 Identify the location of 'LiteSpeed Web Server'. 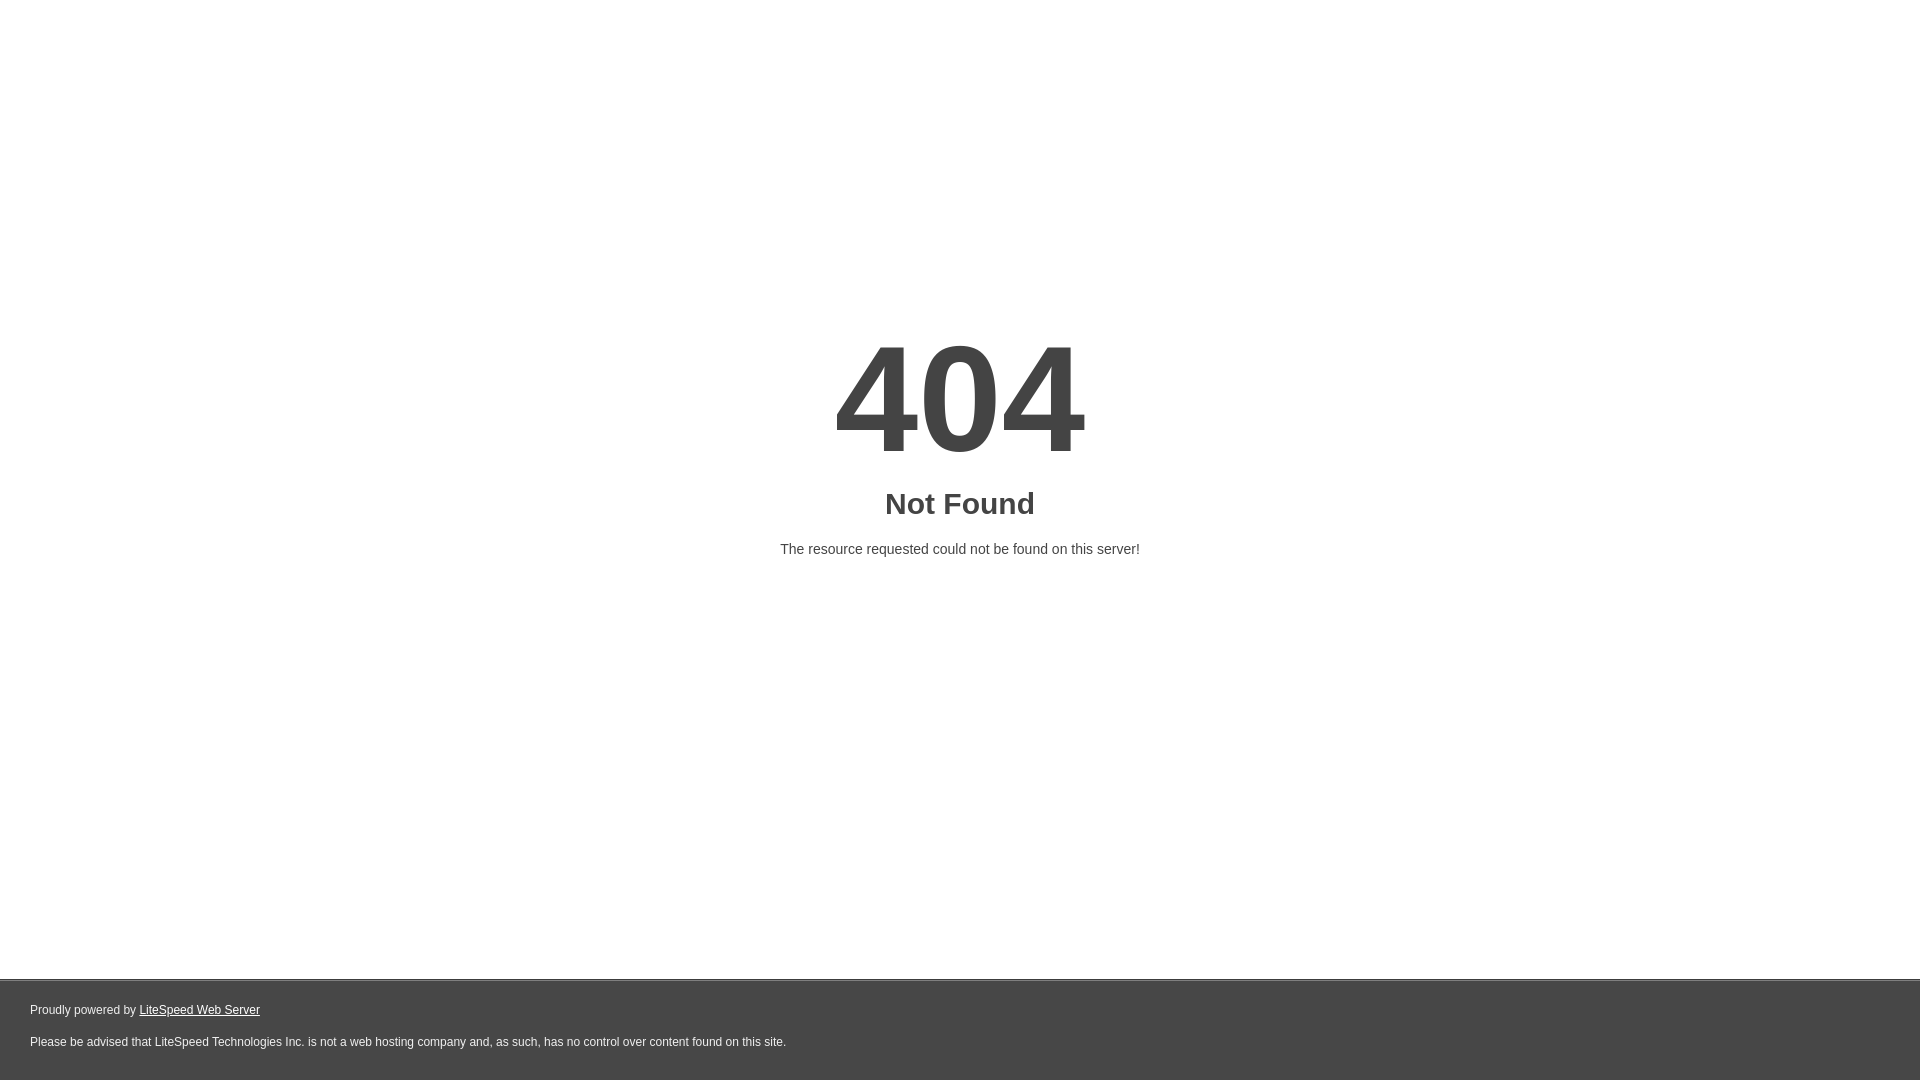
(199, 1010).